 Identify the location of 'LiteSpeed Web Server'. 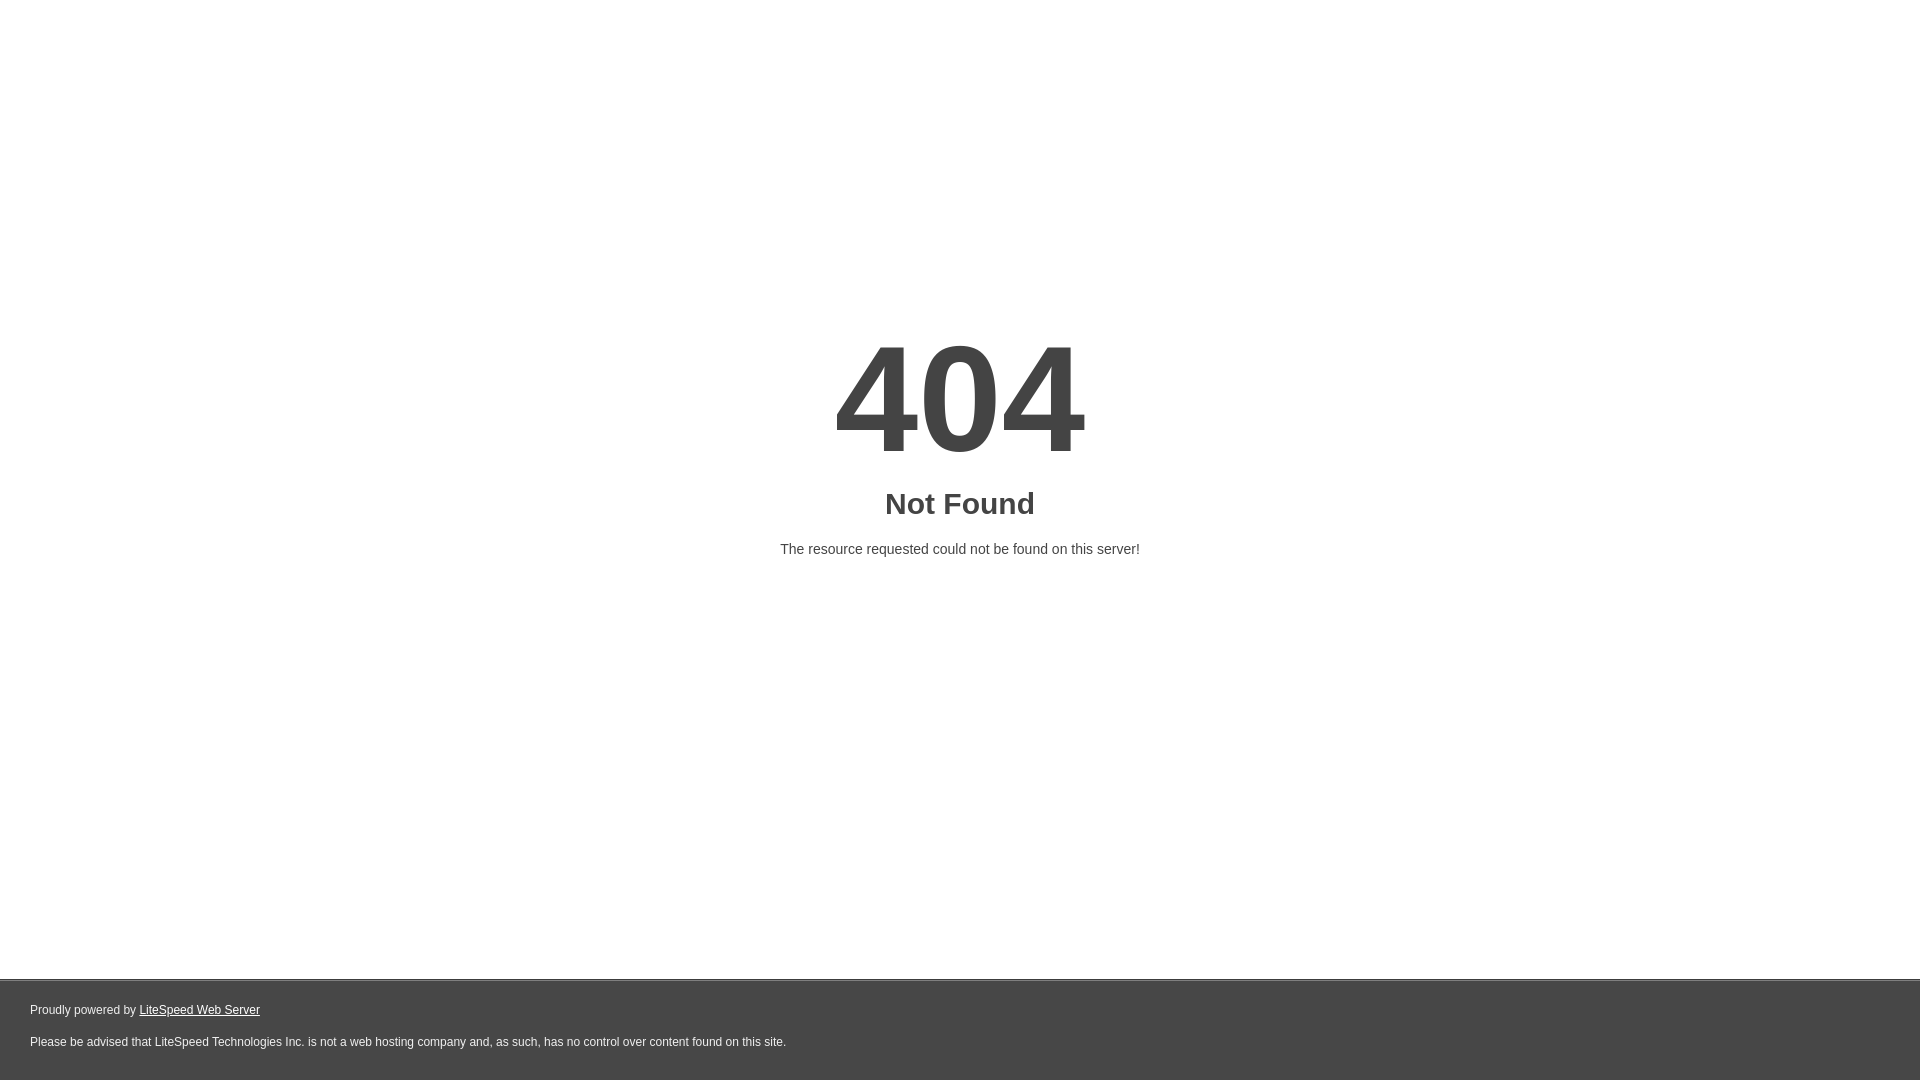
(199, 1010).